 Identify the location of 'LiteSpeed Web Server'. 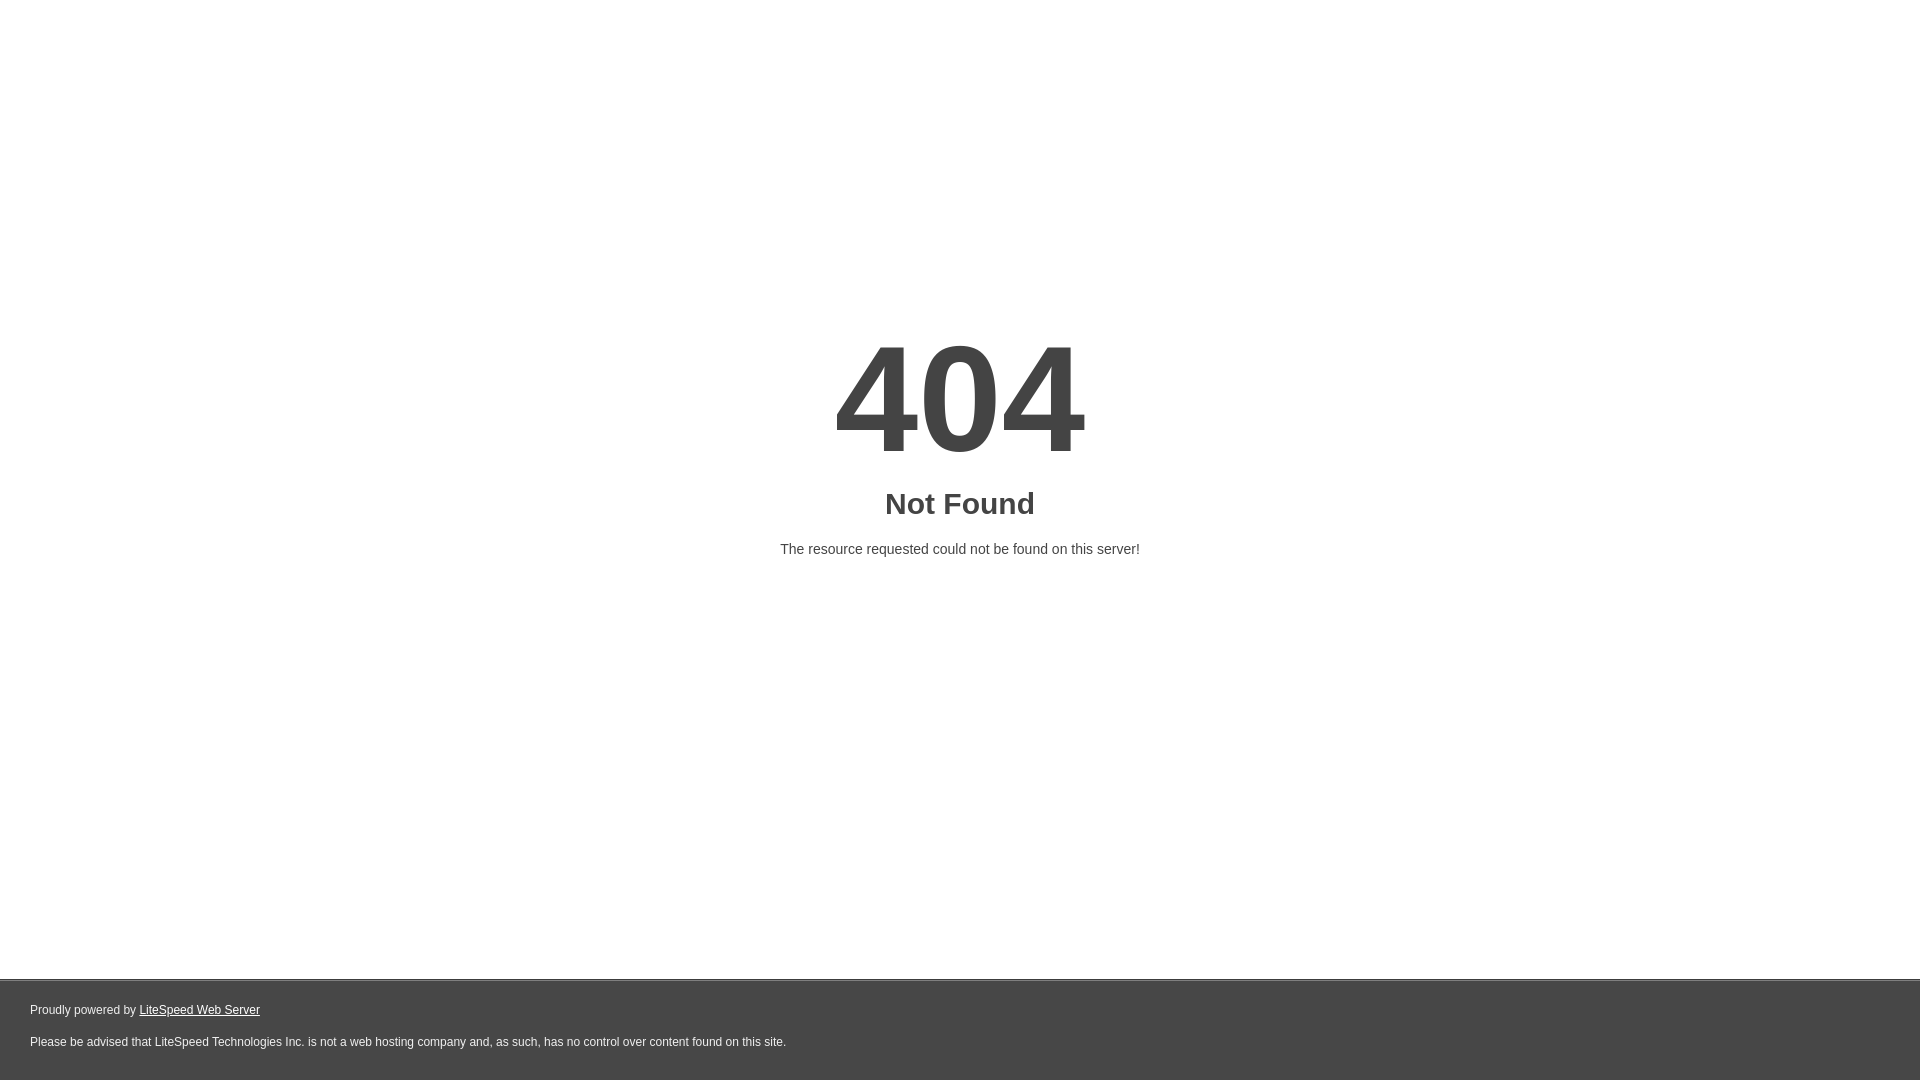
(199, 1010).